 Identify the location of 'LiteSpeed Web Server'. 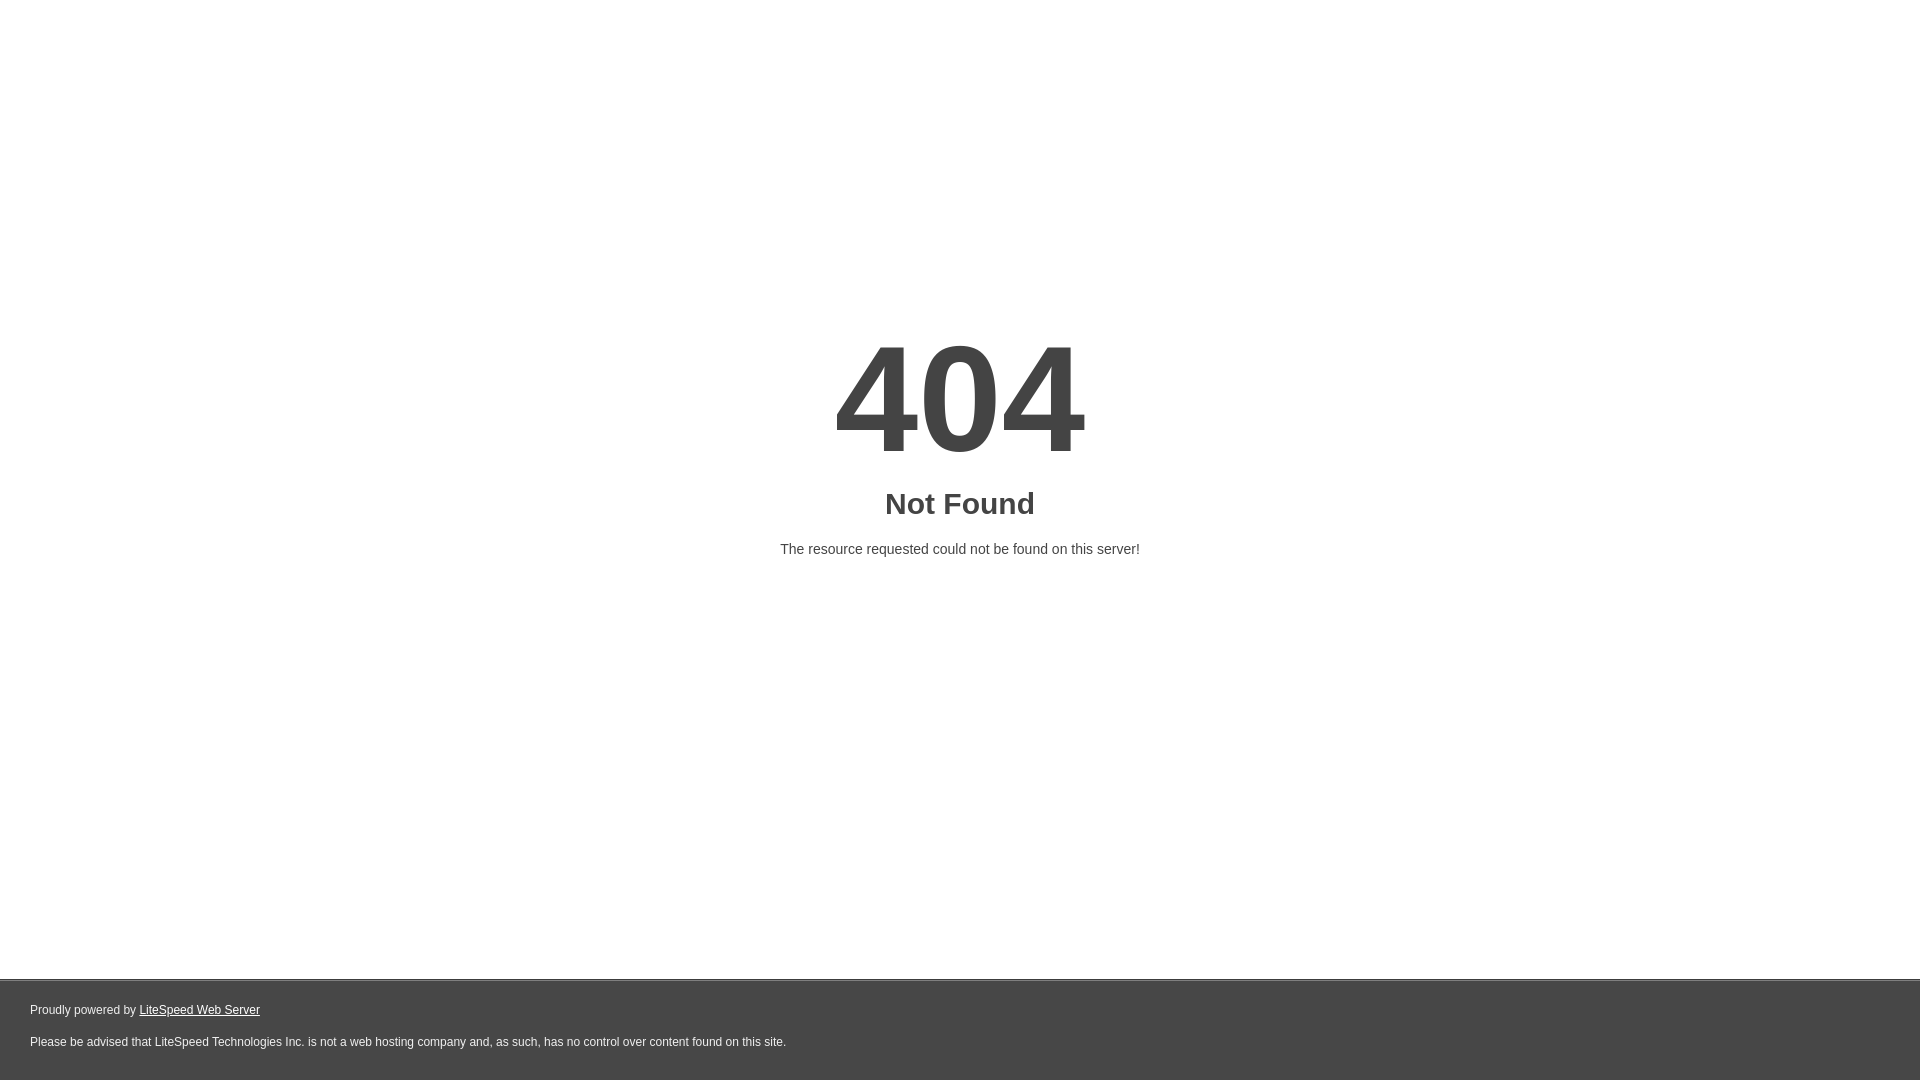
(199, 1010).